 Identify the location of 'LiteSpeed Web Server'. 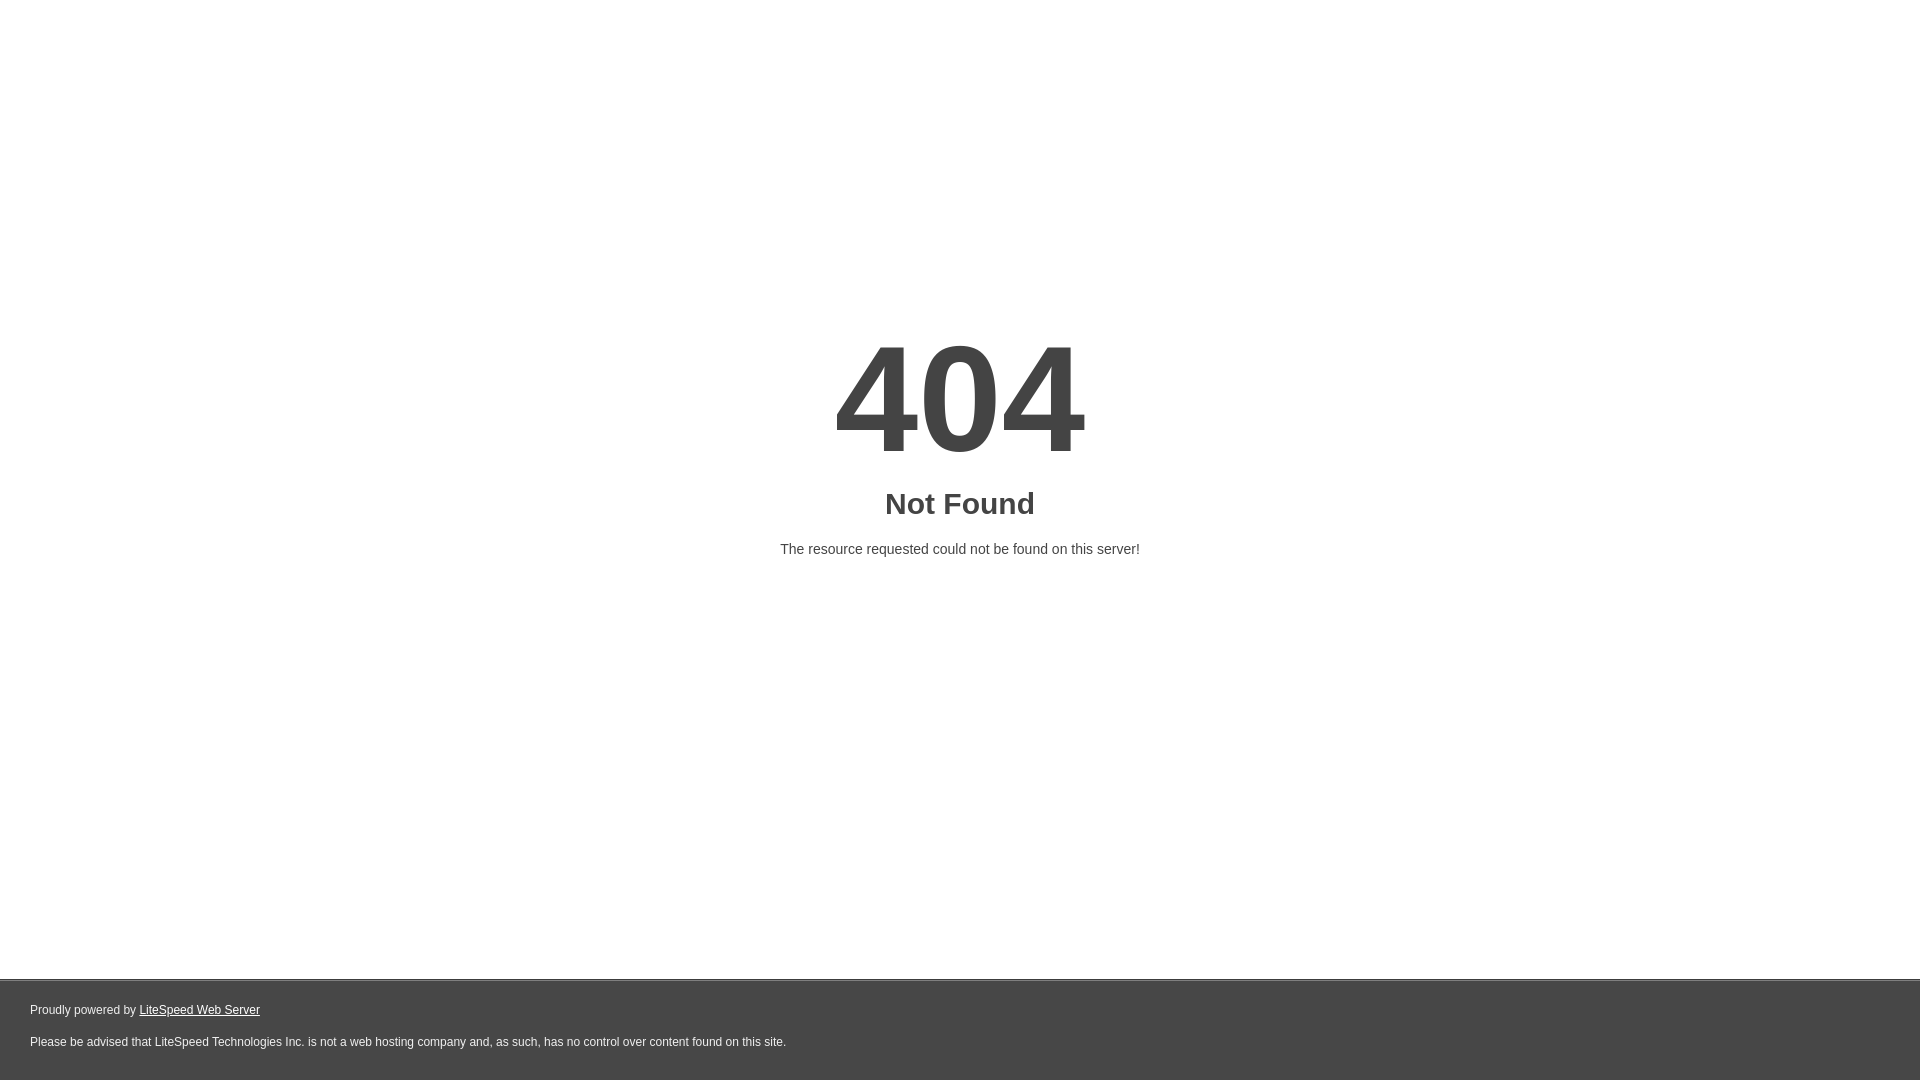
(199, 1010).